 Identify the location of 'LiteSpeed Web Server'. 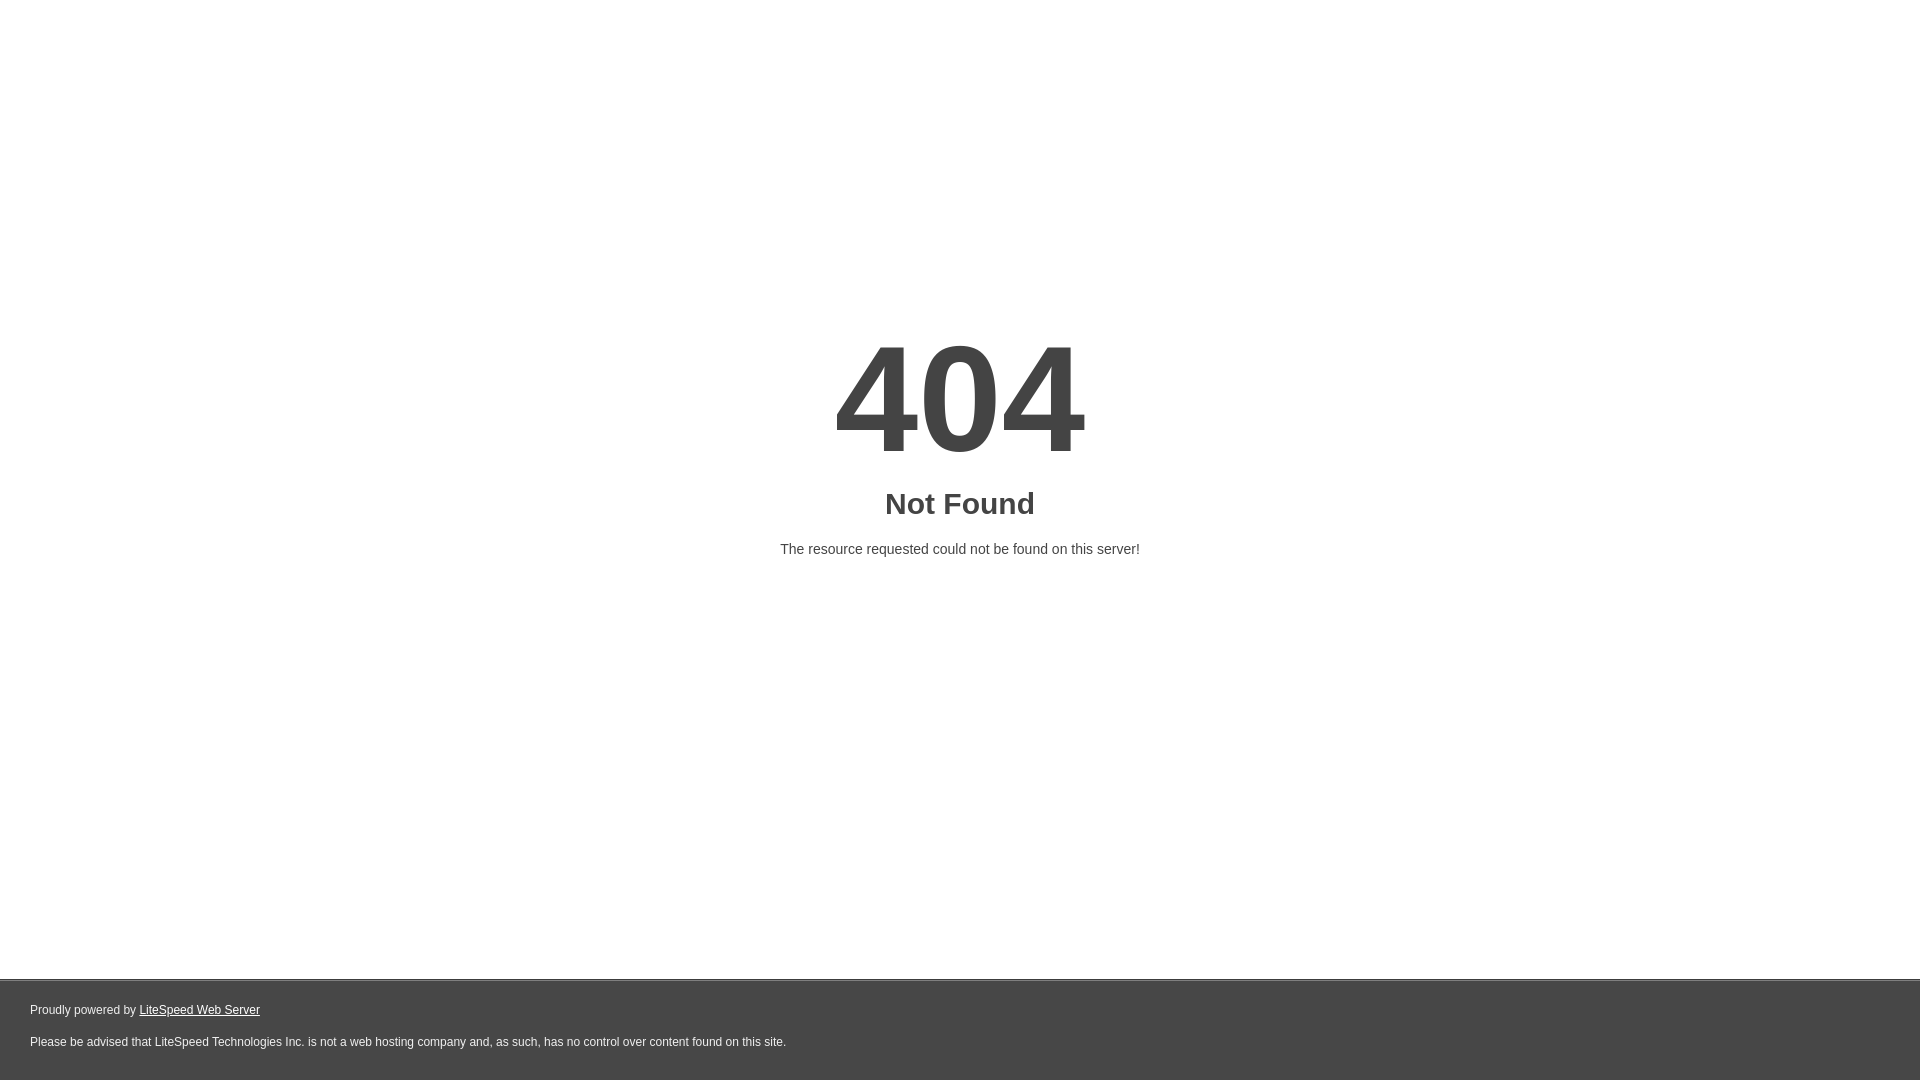
(199, 1010).